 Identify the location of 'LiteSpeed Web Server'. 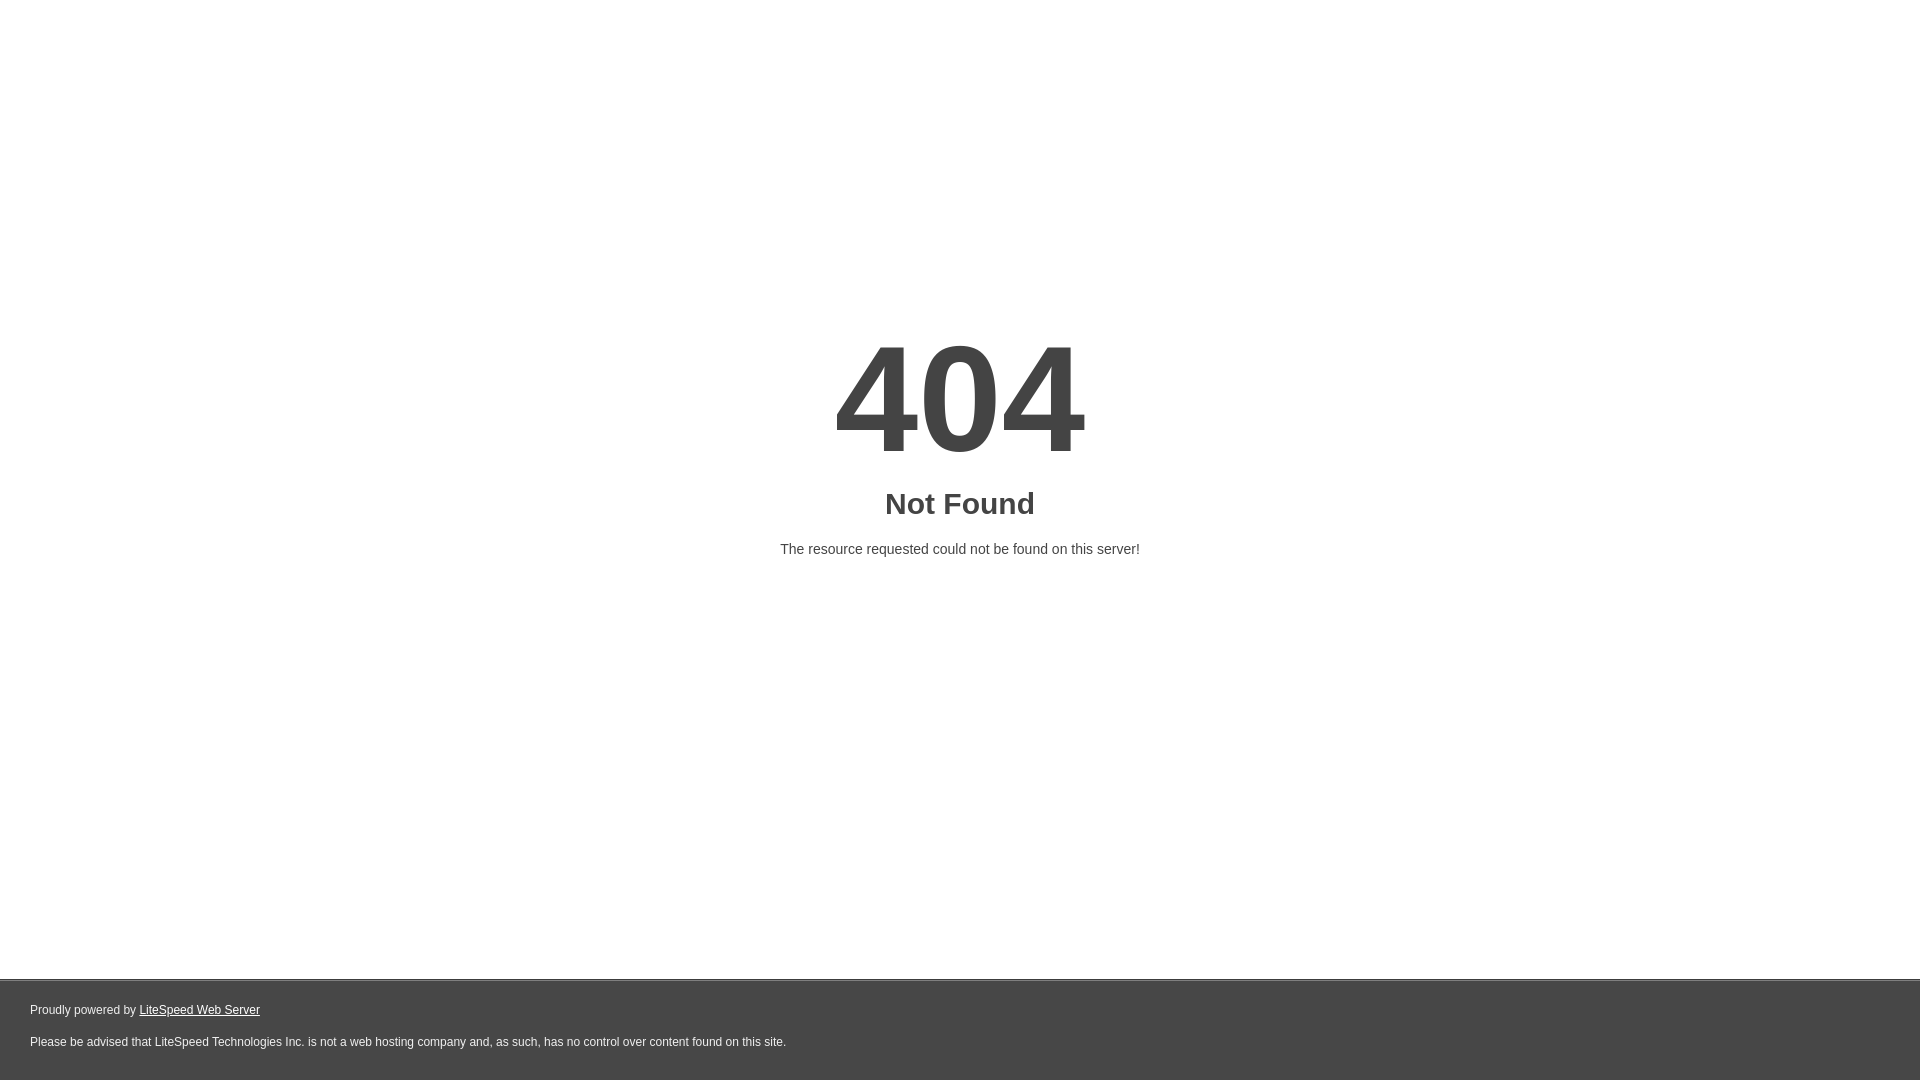
(199, 1010).